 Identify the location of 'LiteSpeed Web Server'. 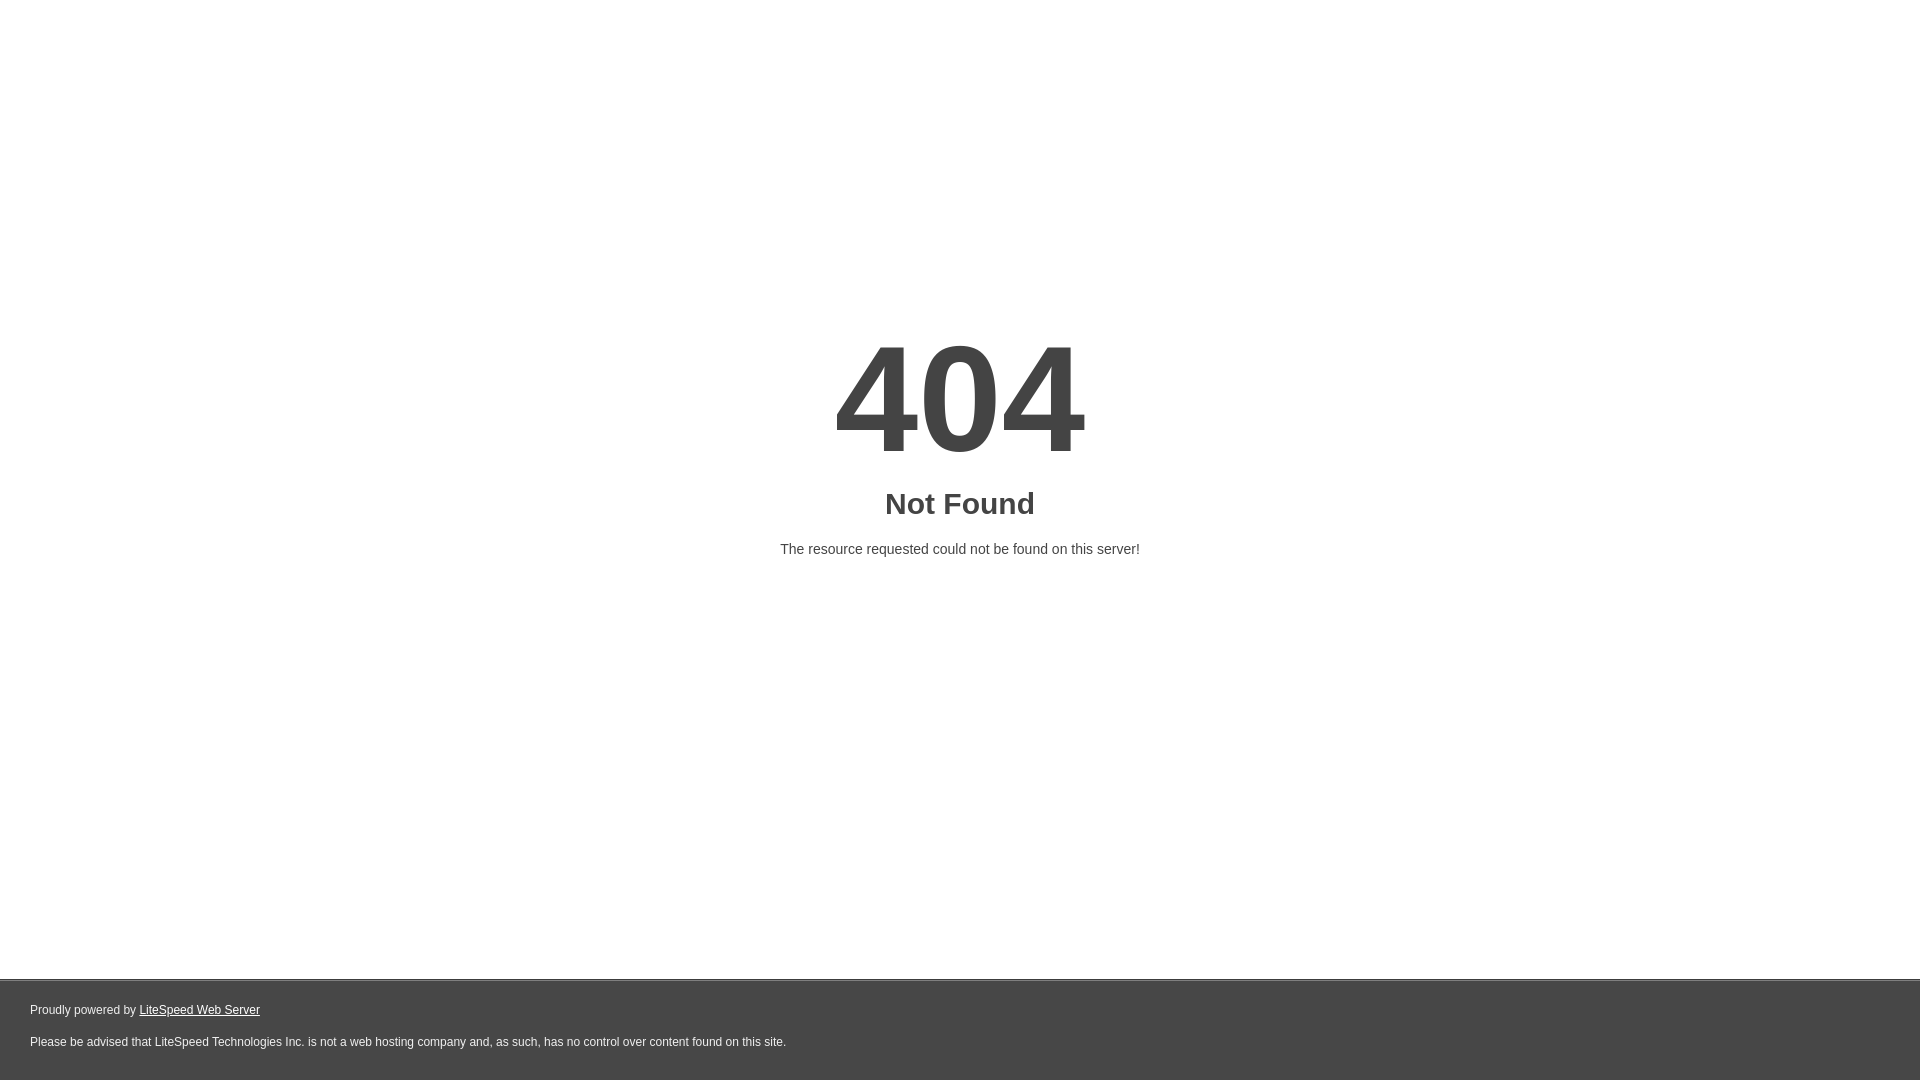
(199, 1010).